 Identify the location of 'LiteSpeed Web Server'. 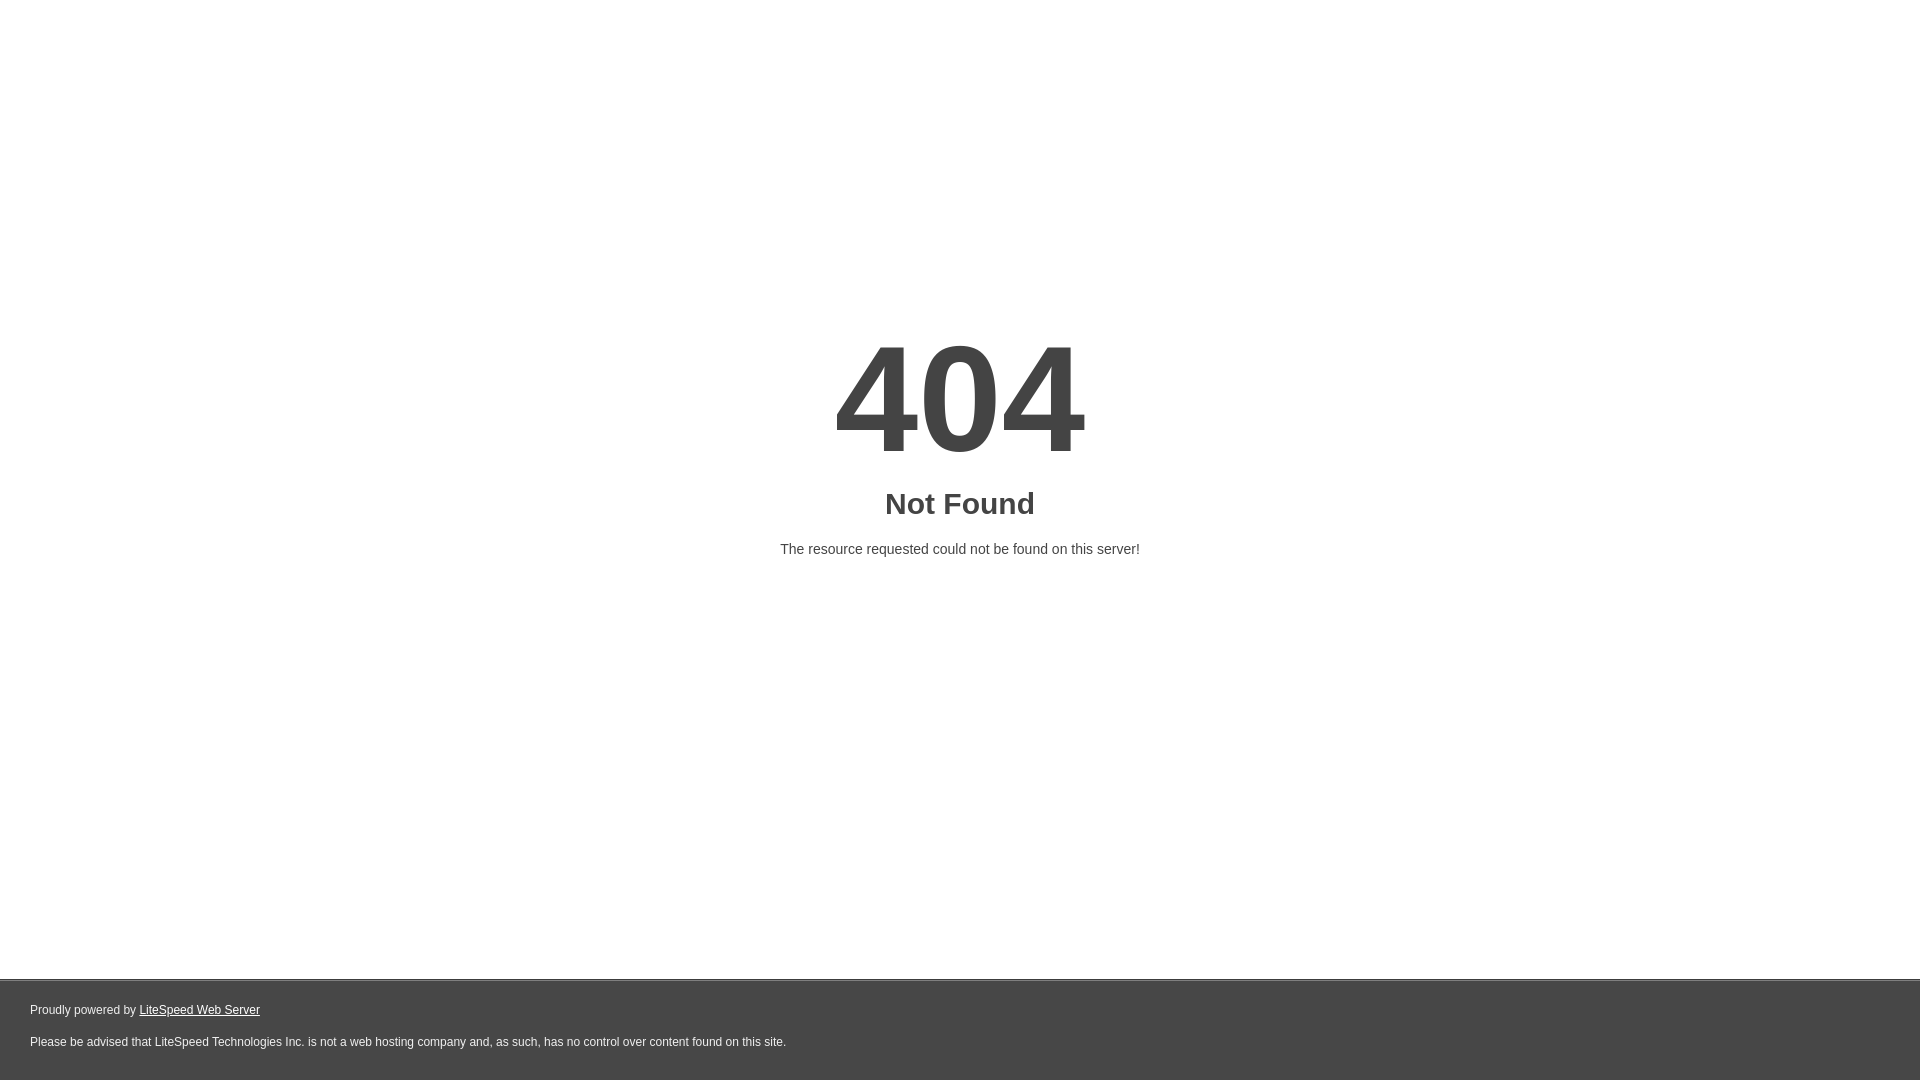
(199, 1010).